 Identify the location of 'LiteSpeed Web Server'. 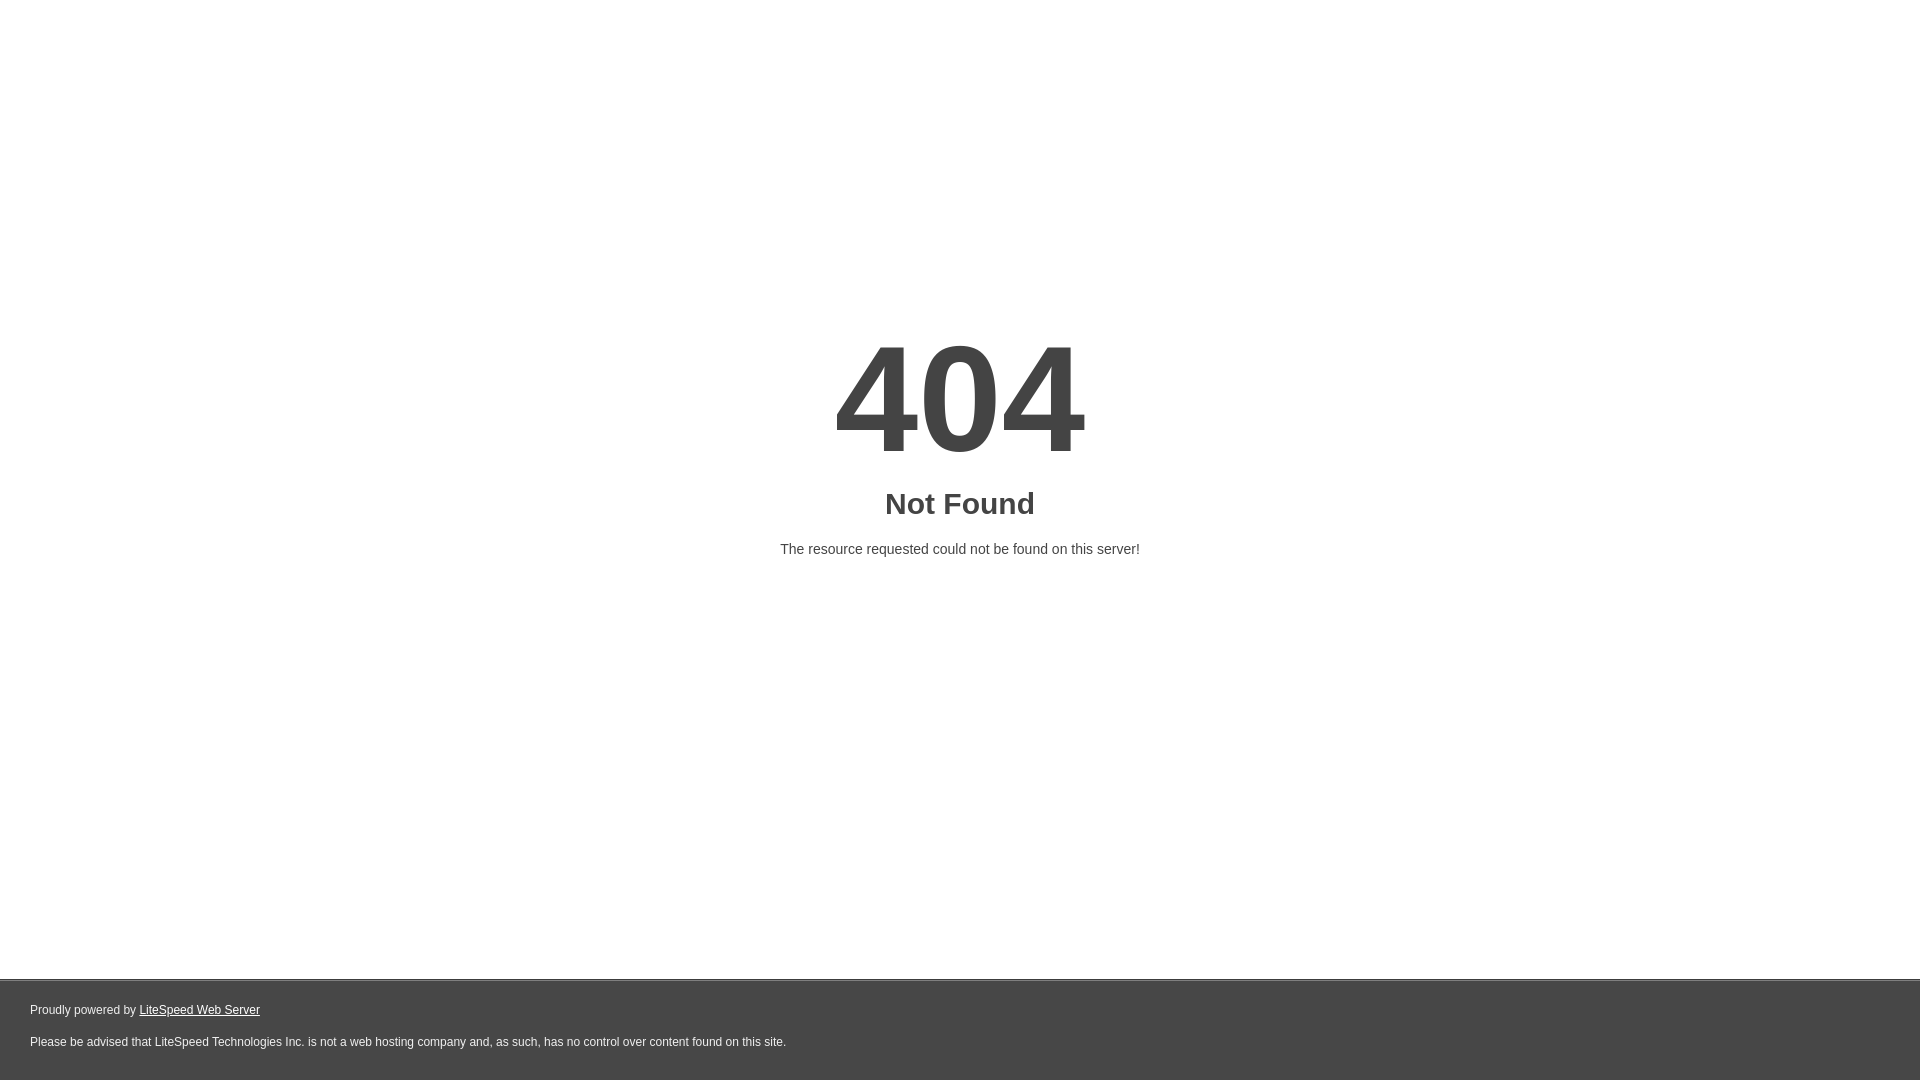
(199, 1010).